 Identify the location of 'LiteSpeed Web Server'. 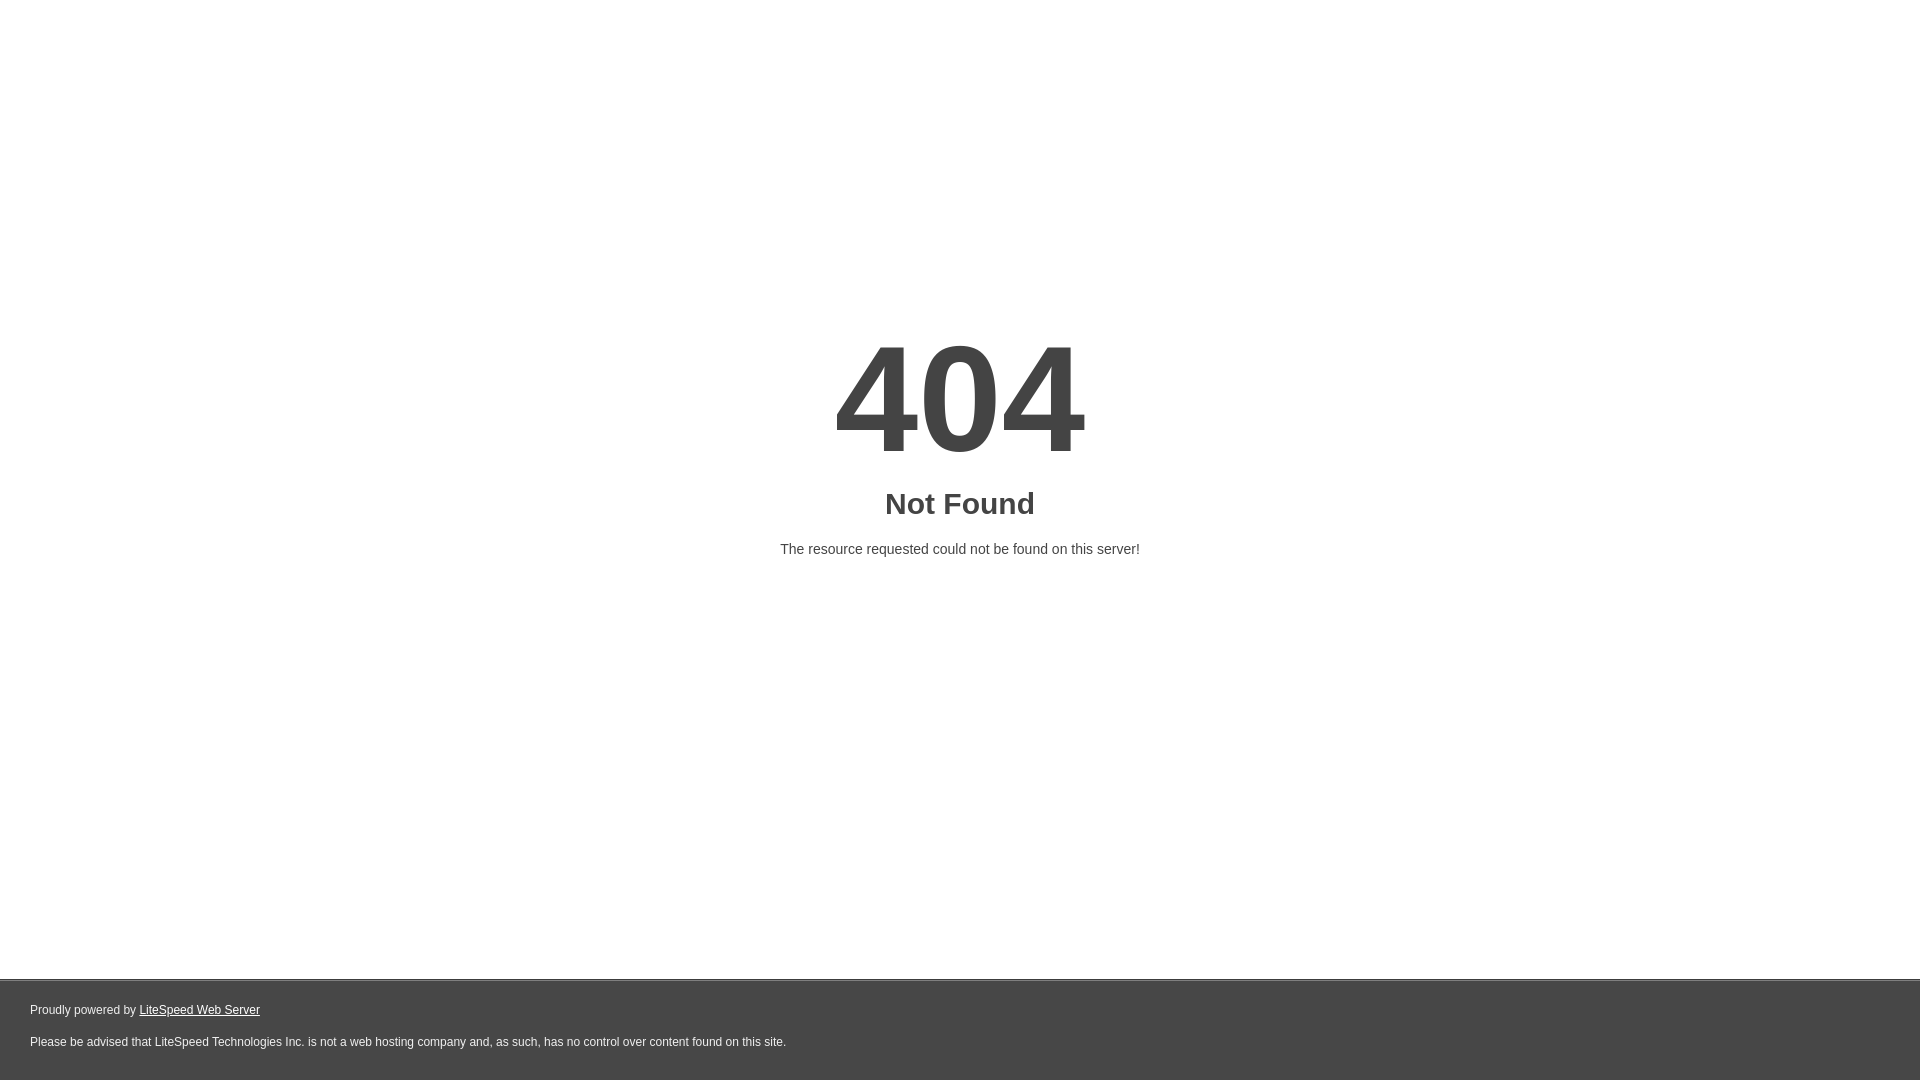
(199, 1010).